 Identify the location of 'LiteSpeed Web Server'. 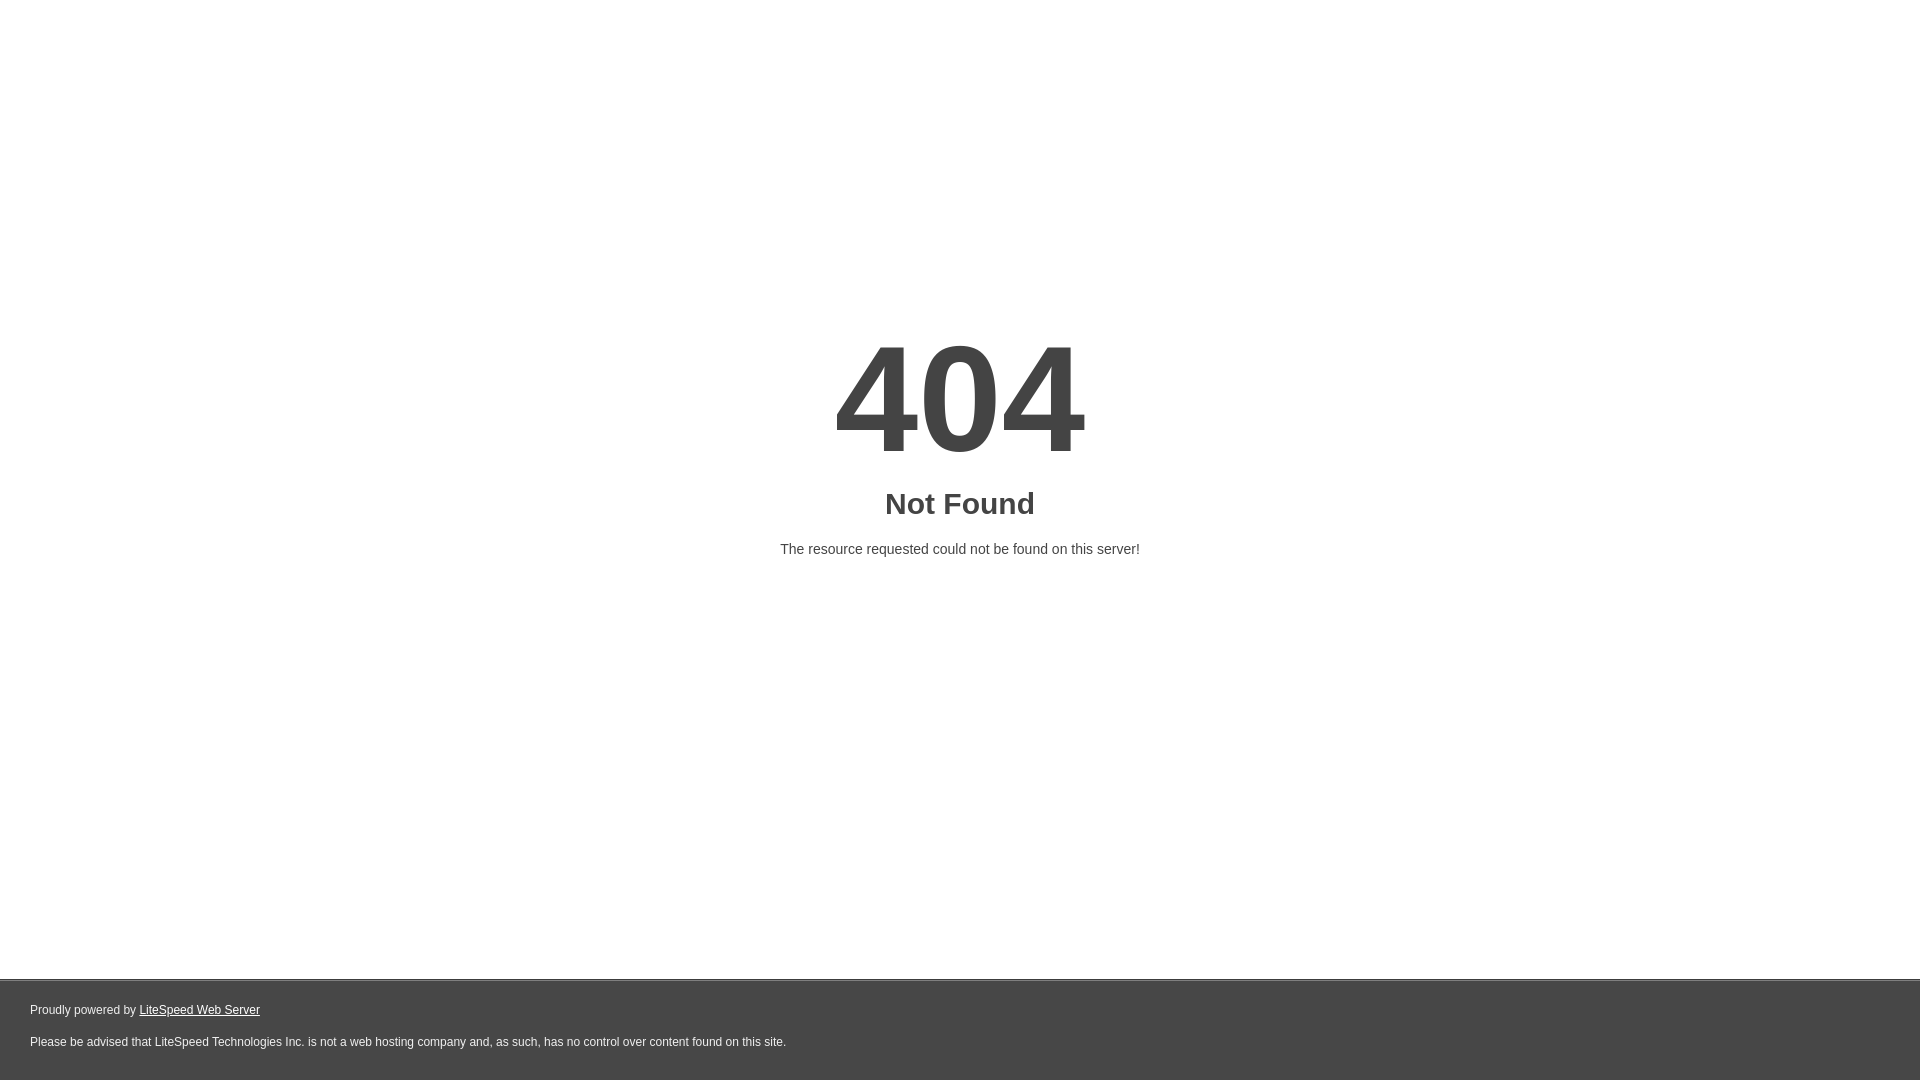
(199, 1010).